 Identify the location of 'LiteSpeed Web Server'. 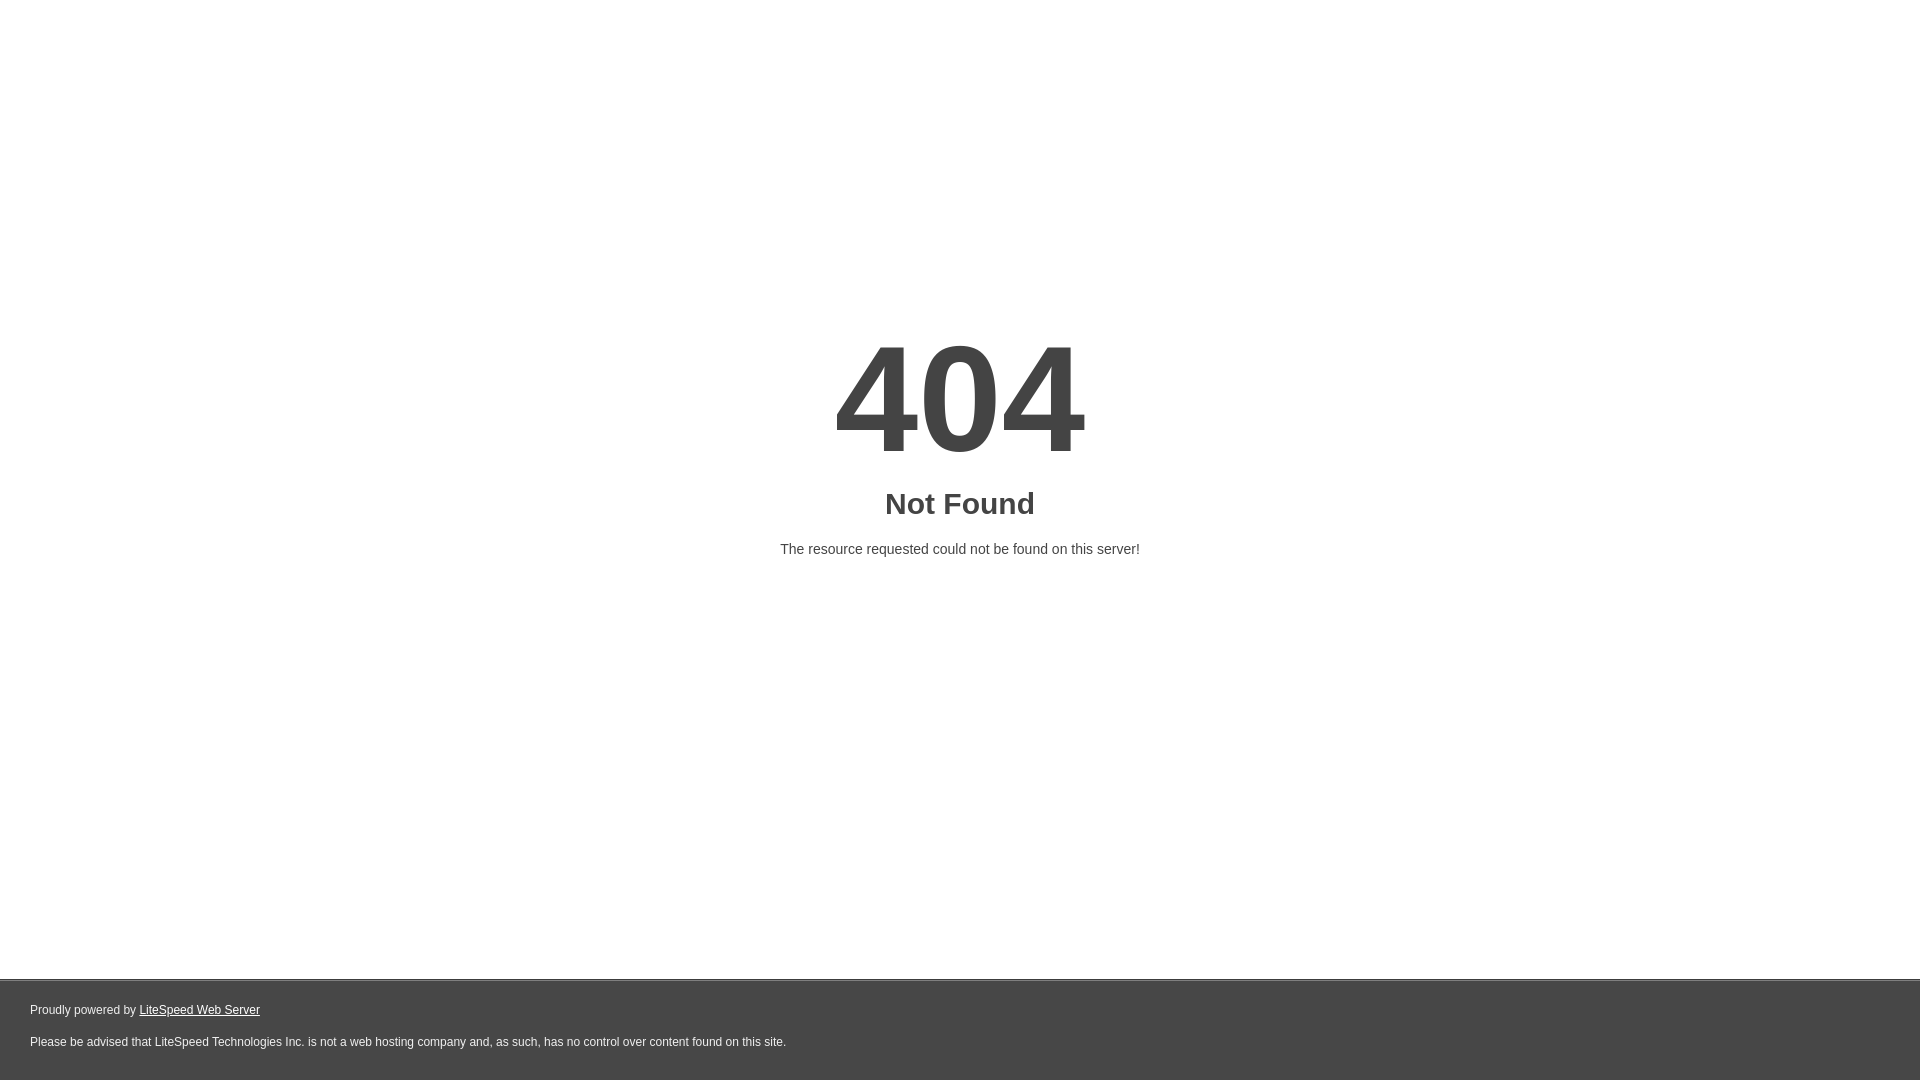
(199, 1010).